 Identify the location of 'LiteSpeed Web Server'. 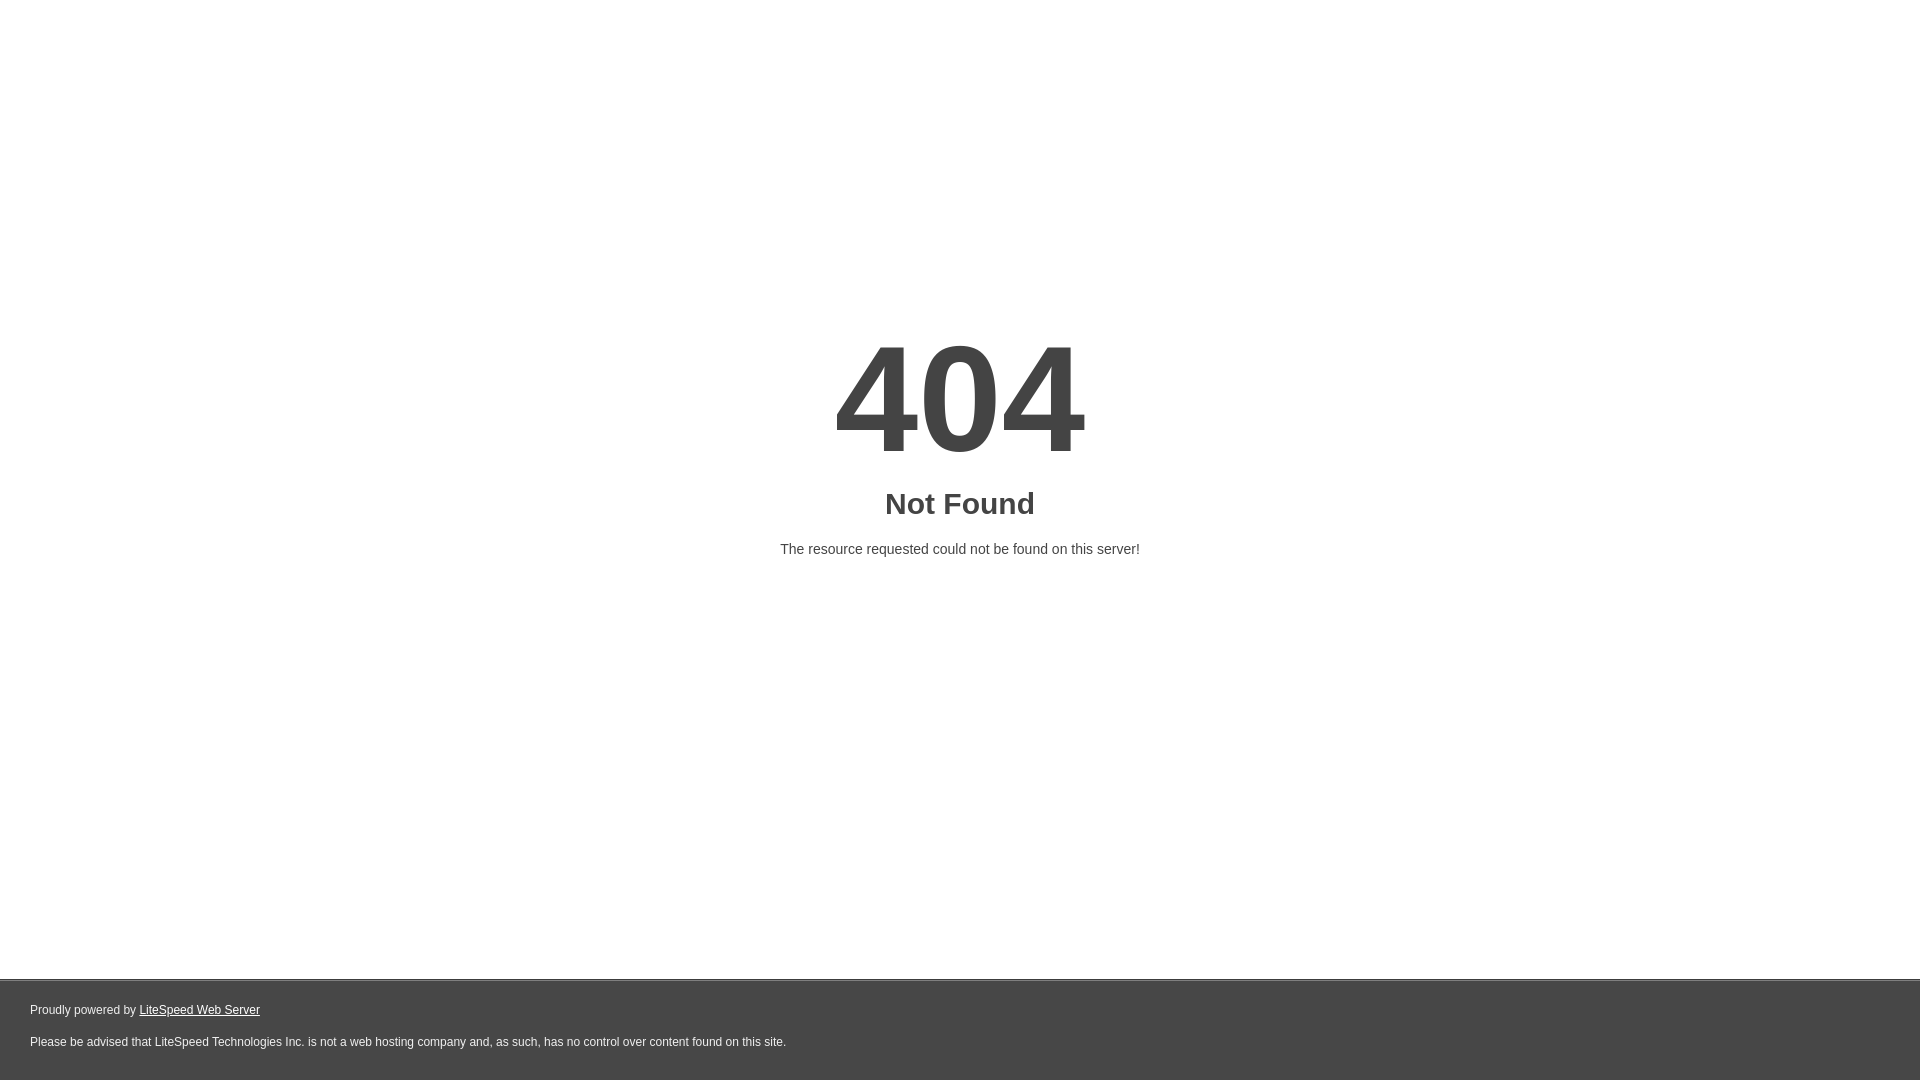
(199, 1010).